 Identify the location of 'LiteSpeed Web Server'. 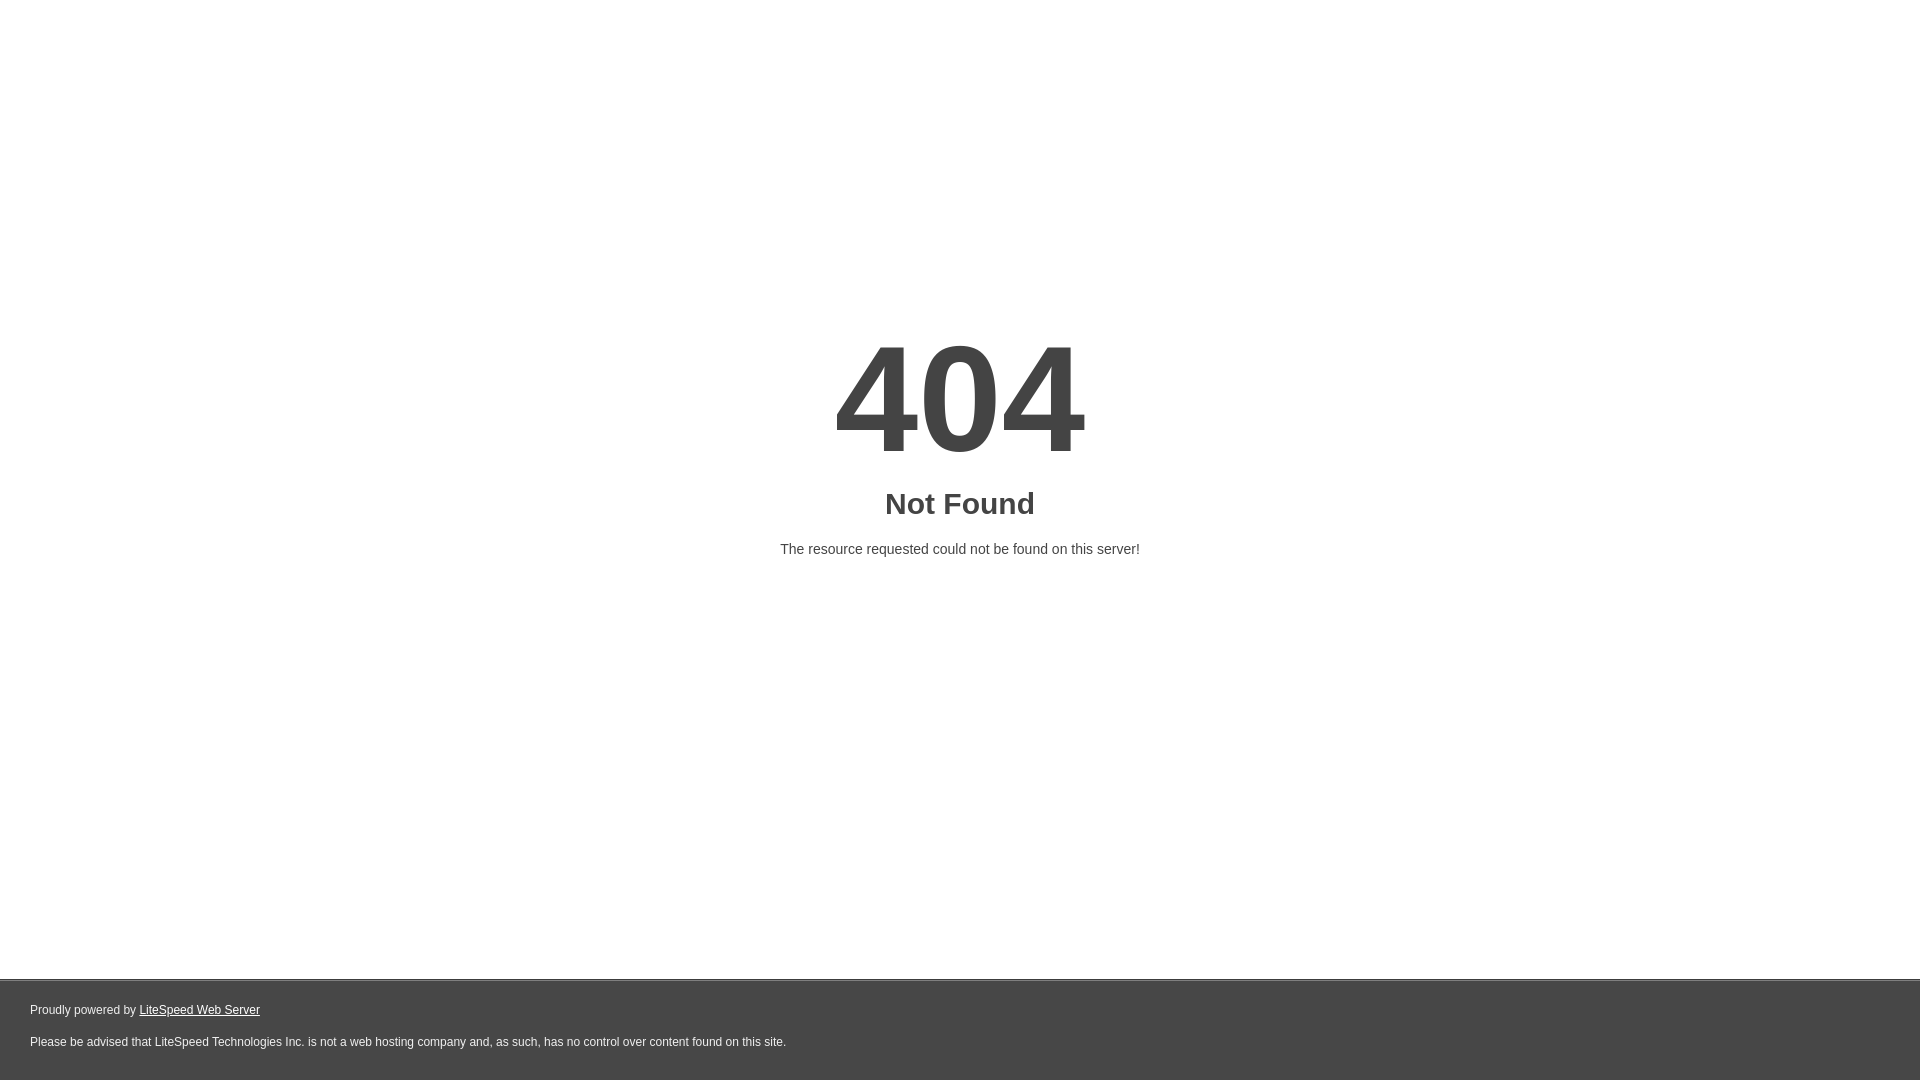
(199, 1010).